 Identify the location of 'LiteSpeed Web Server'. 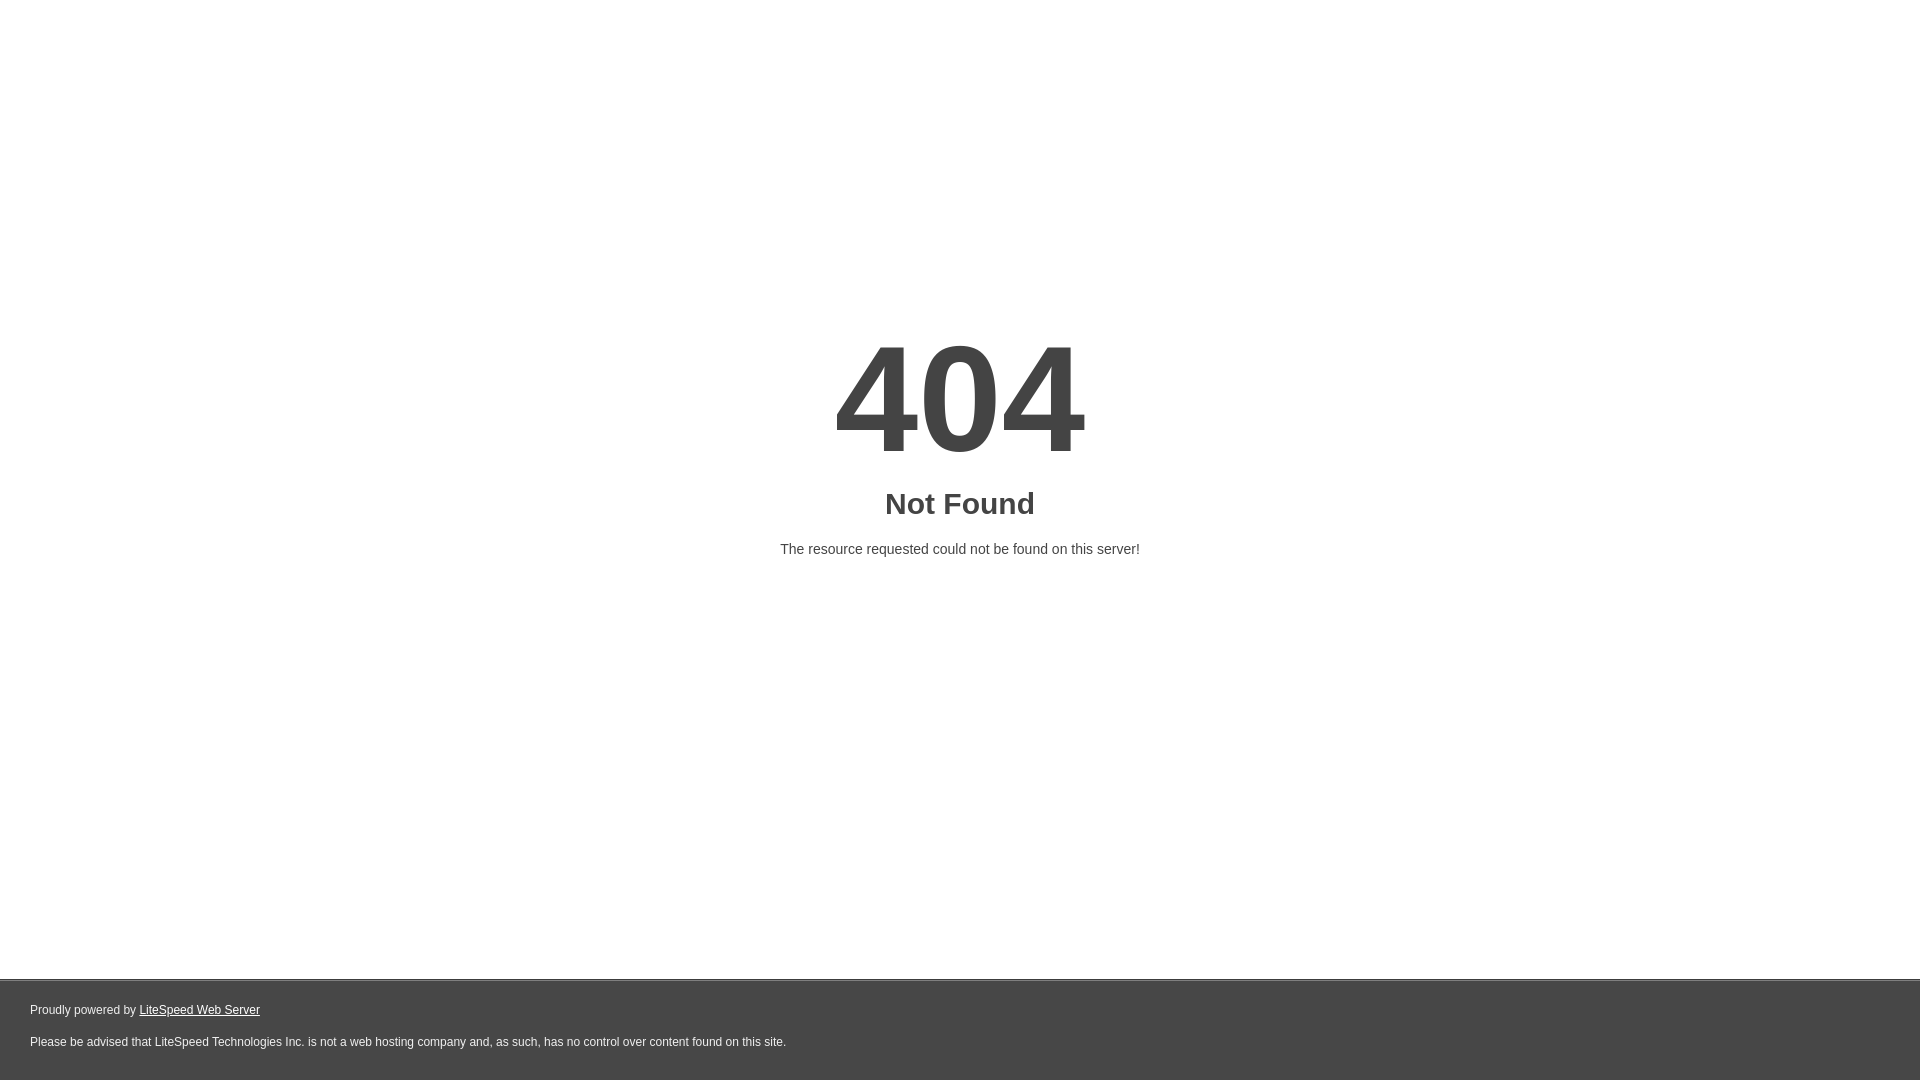
(199, 1010).